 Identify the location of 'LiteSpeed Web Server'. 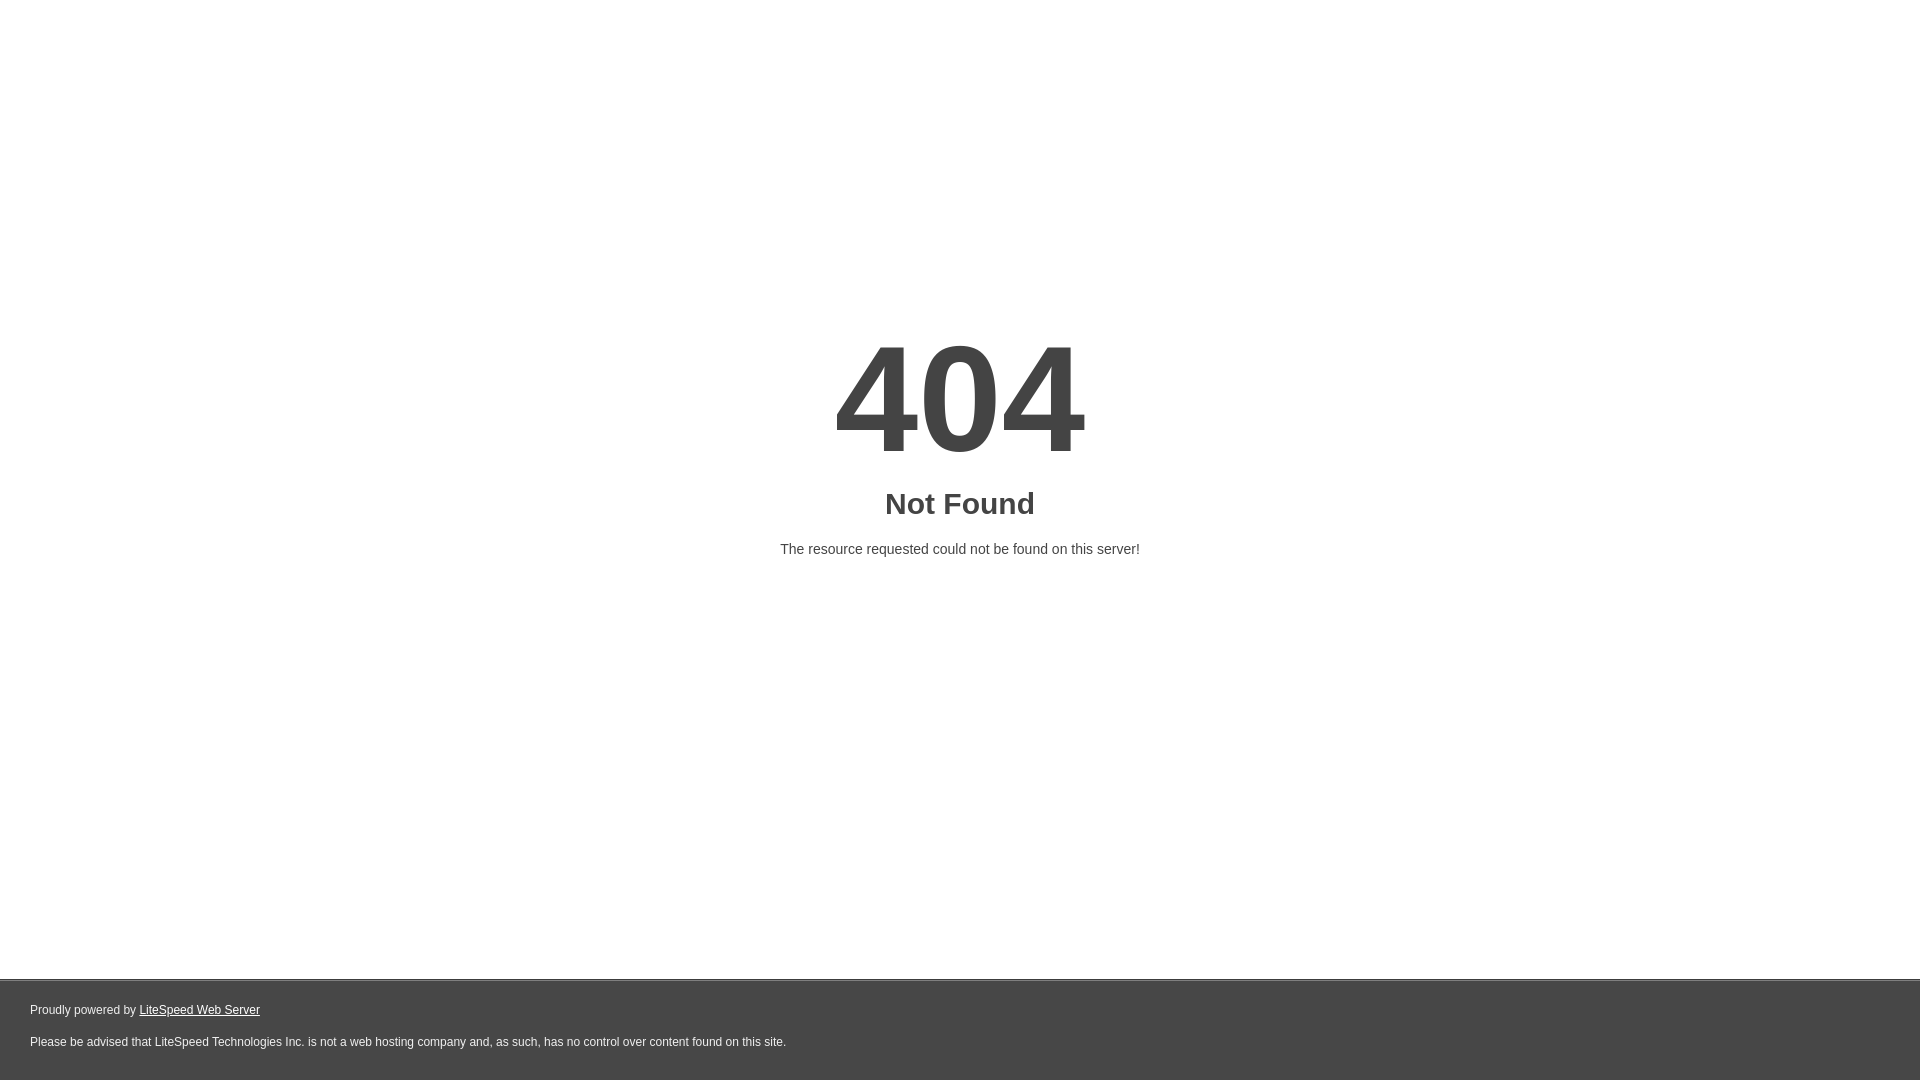
(199, 1010).